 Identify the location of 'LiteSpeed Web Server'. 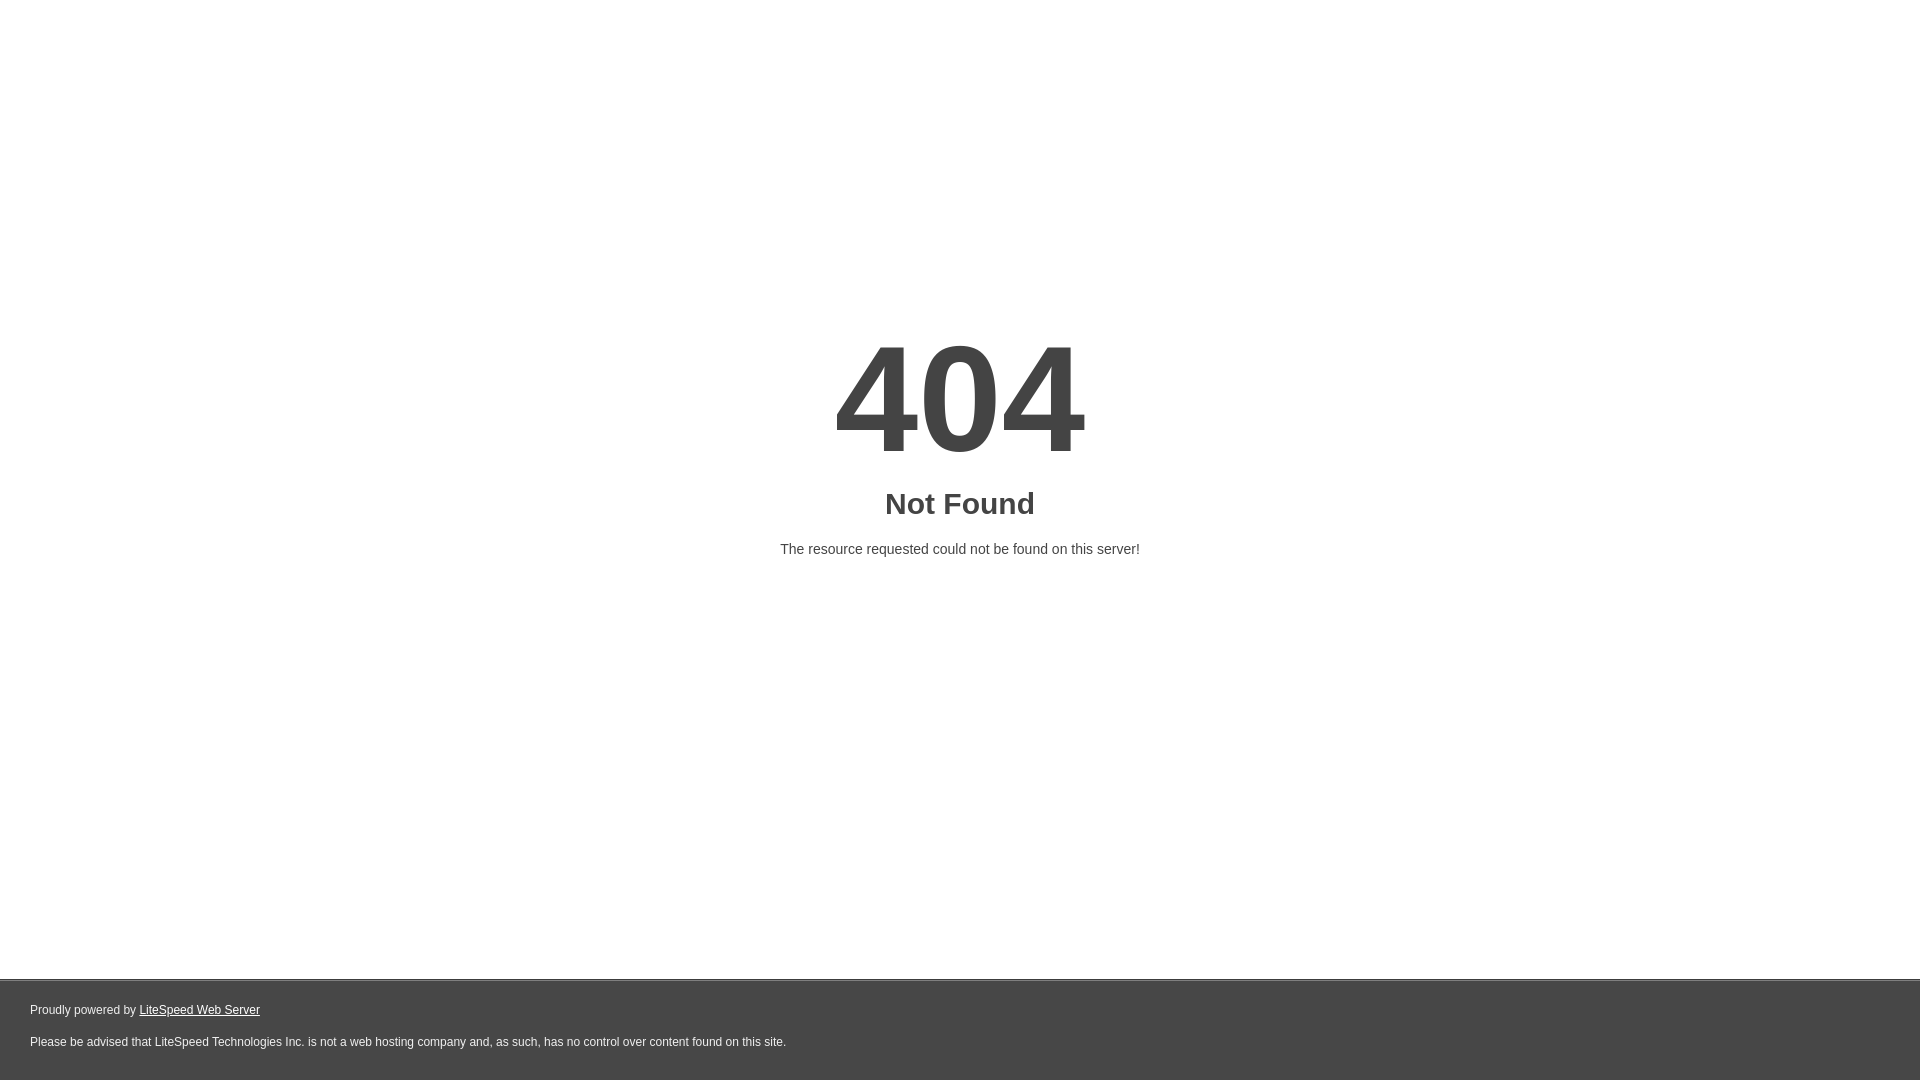
(199, 1010).